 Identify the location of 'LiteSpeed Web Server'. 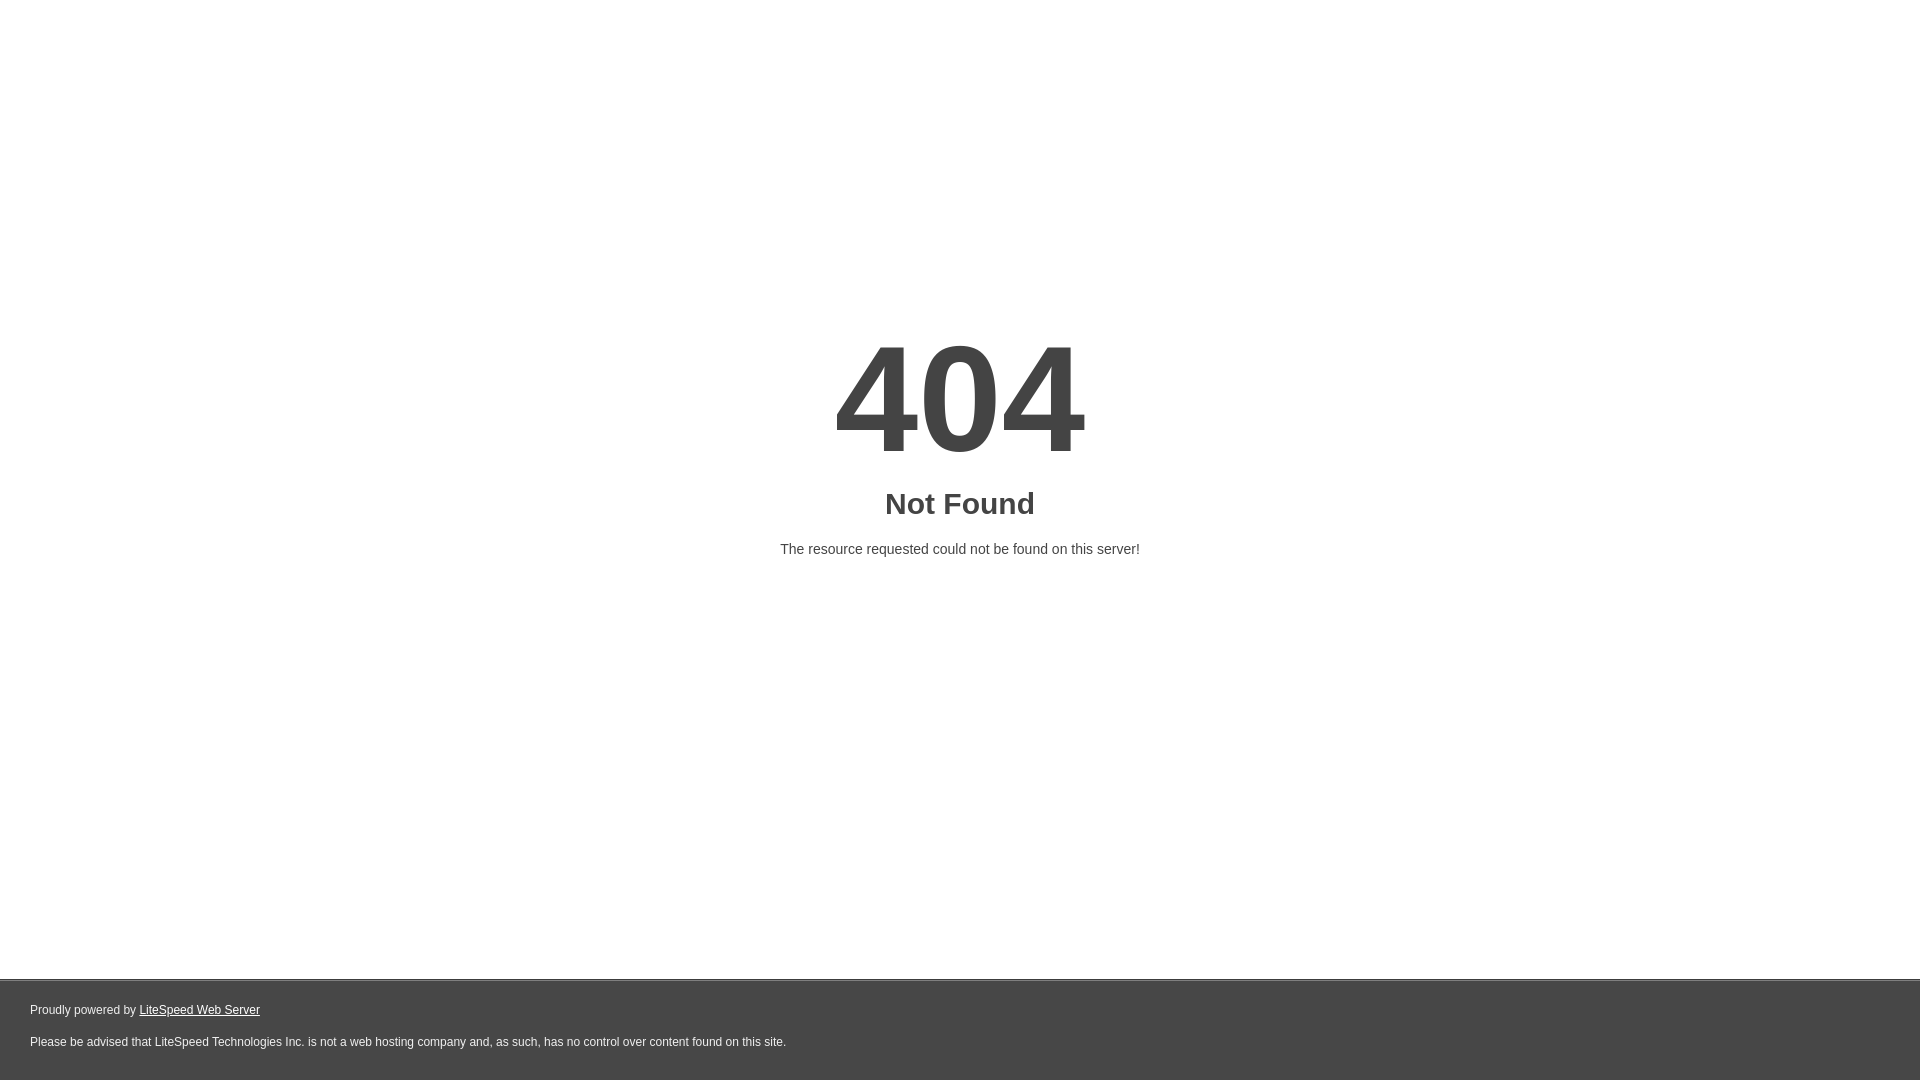
(199, 1010).